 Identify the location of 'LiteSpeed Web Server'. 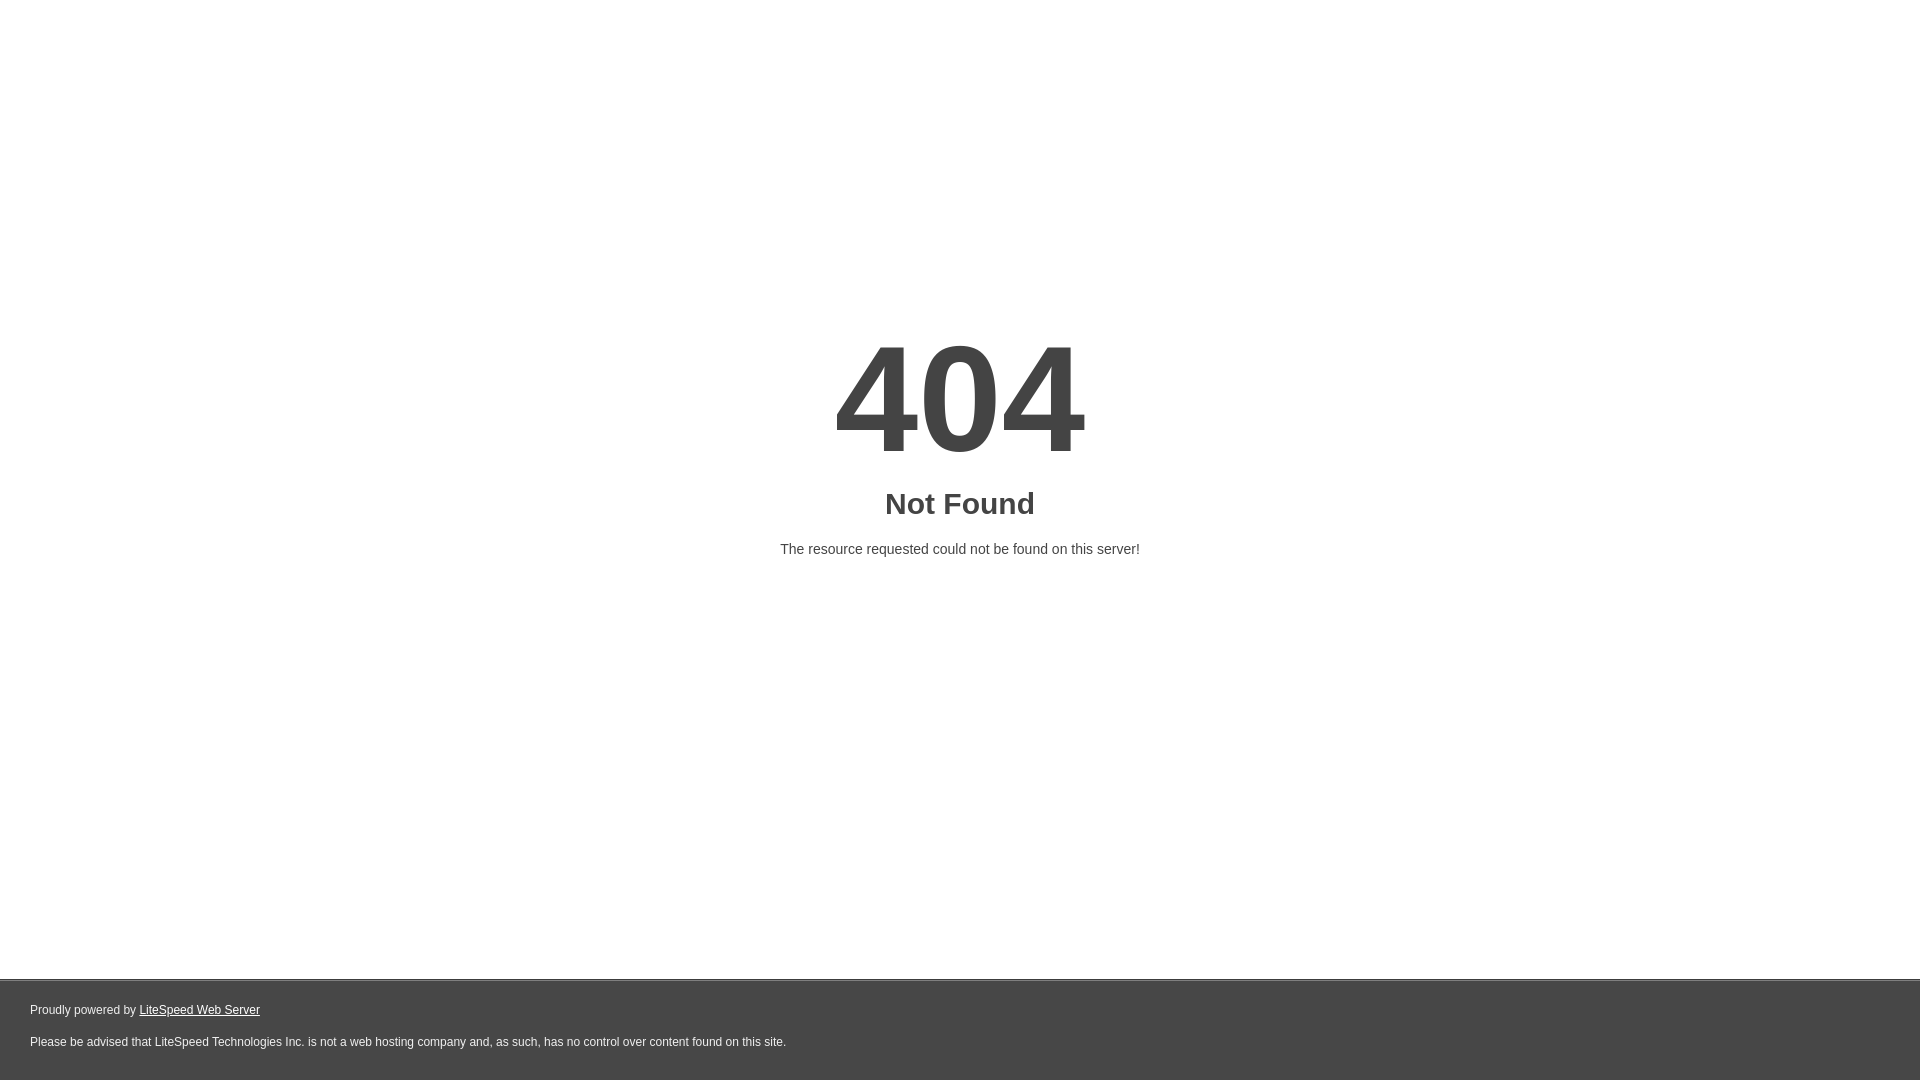
(199, 1010).